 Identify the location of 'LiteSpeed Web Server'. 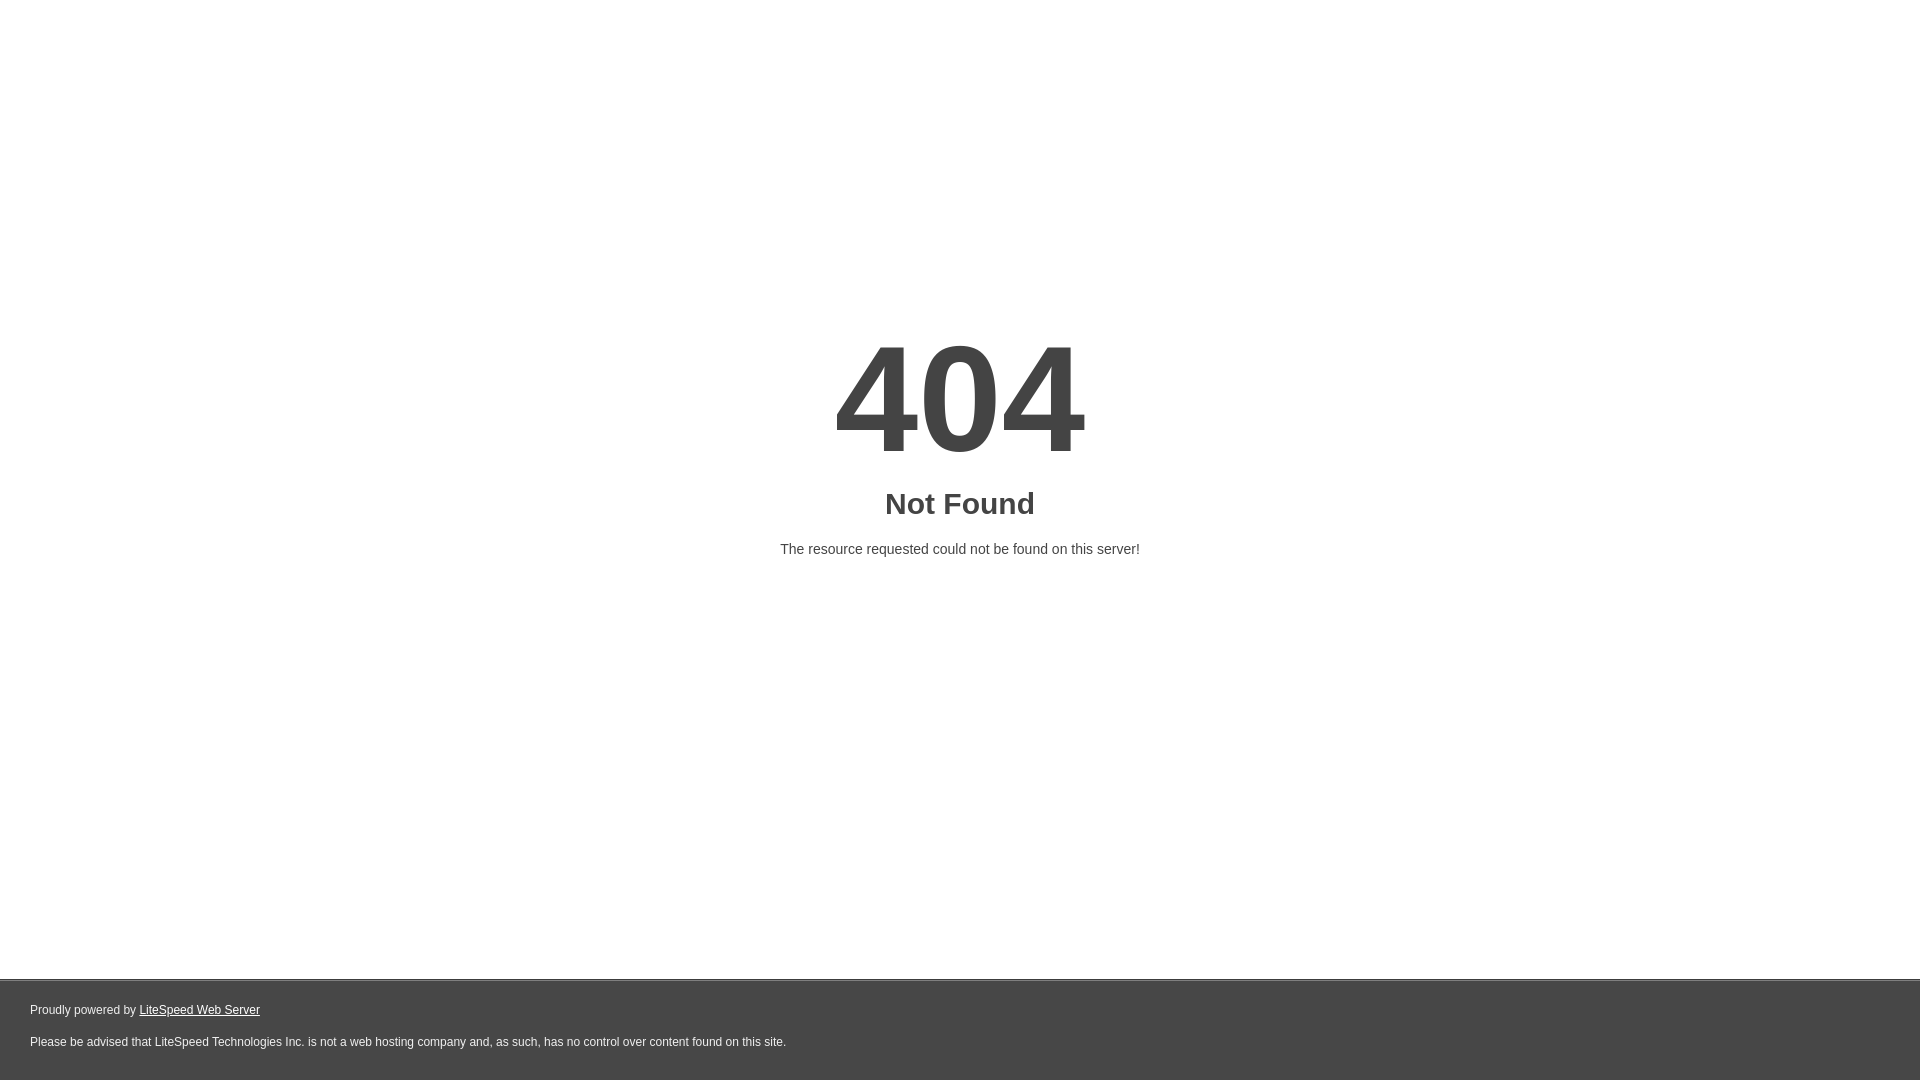
(199, 1010).